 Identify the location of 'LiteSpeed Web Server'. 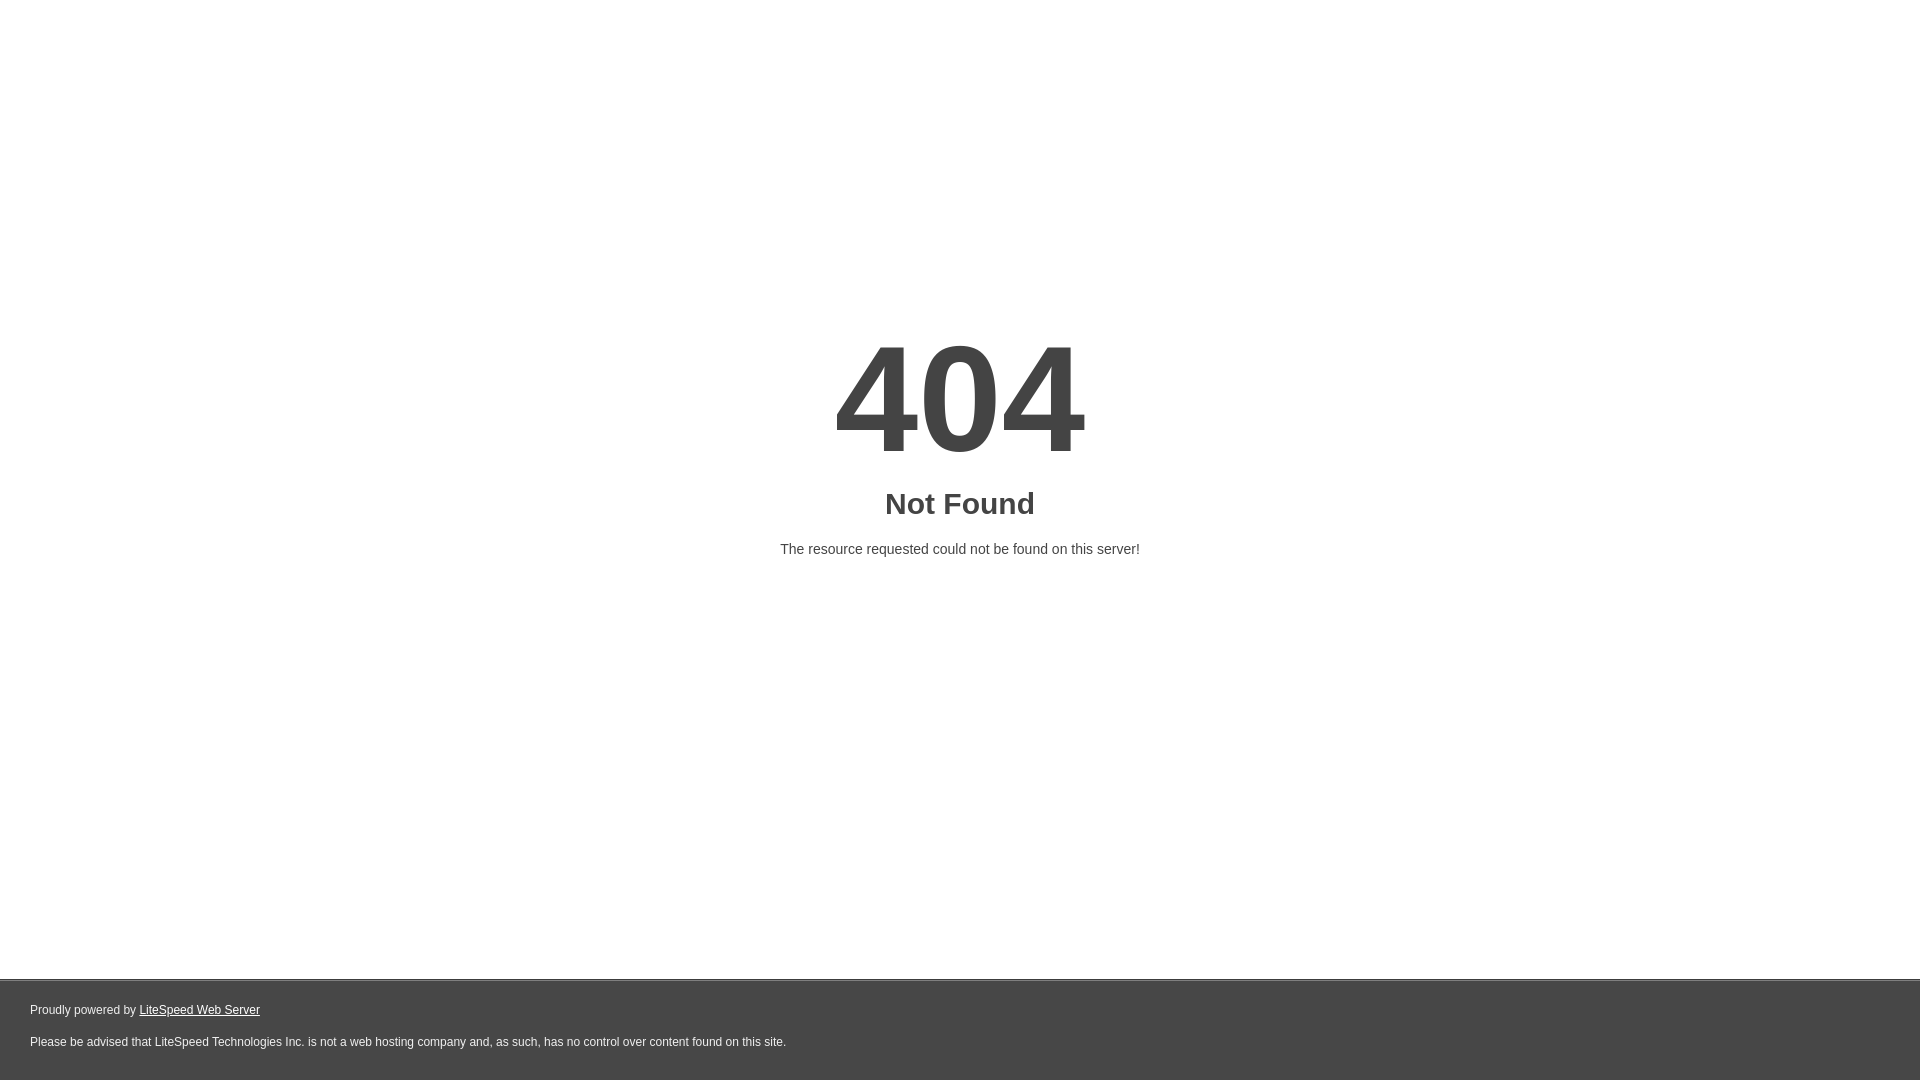
(199, 1010).